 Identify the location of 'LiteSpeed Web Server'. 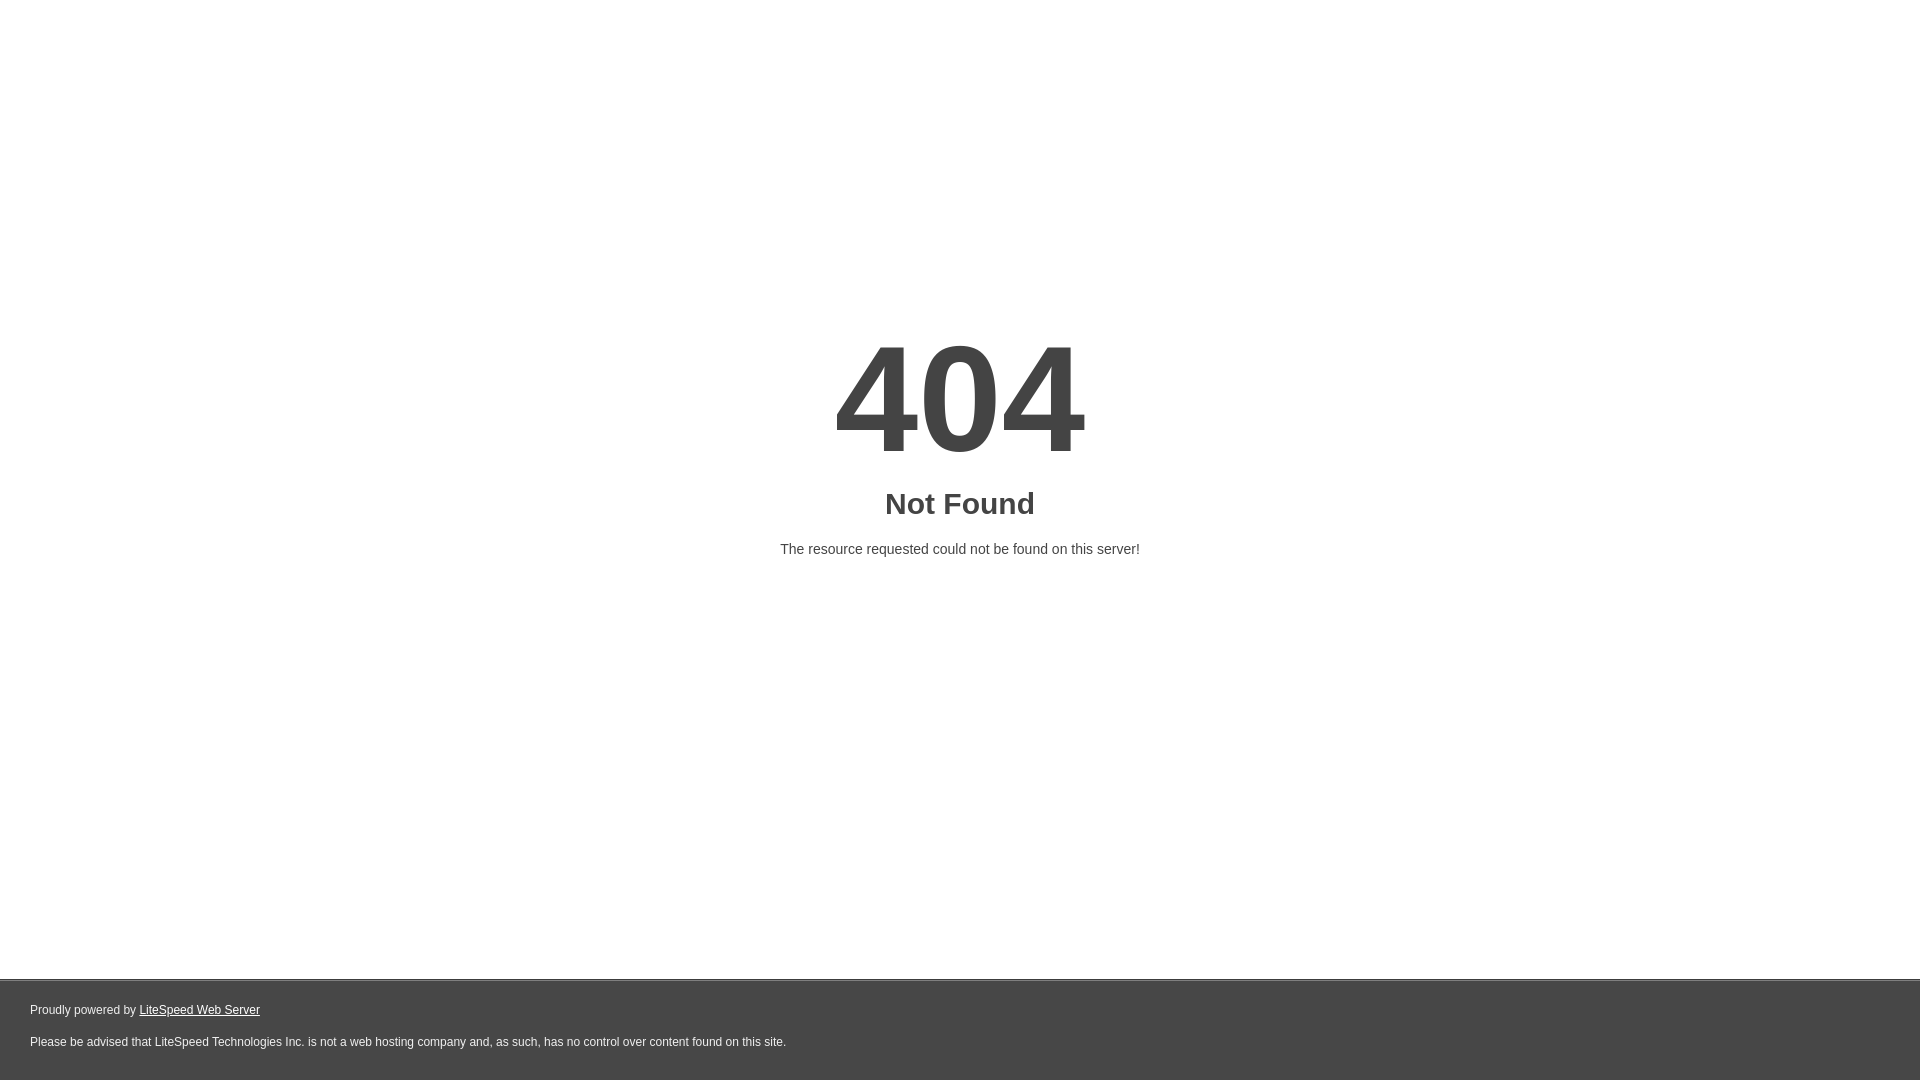
(199, 1010).